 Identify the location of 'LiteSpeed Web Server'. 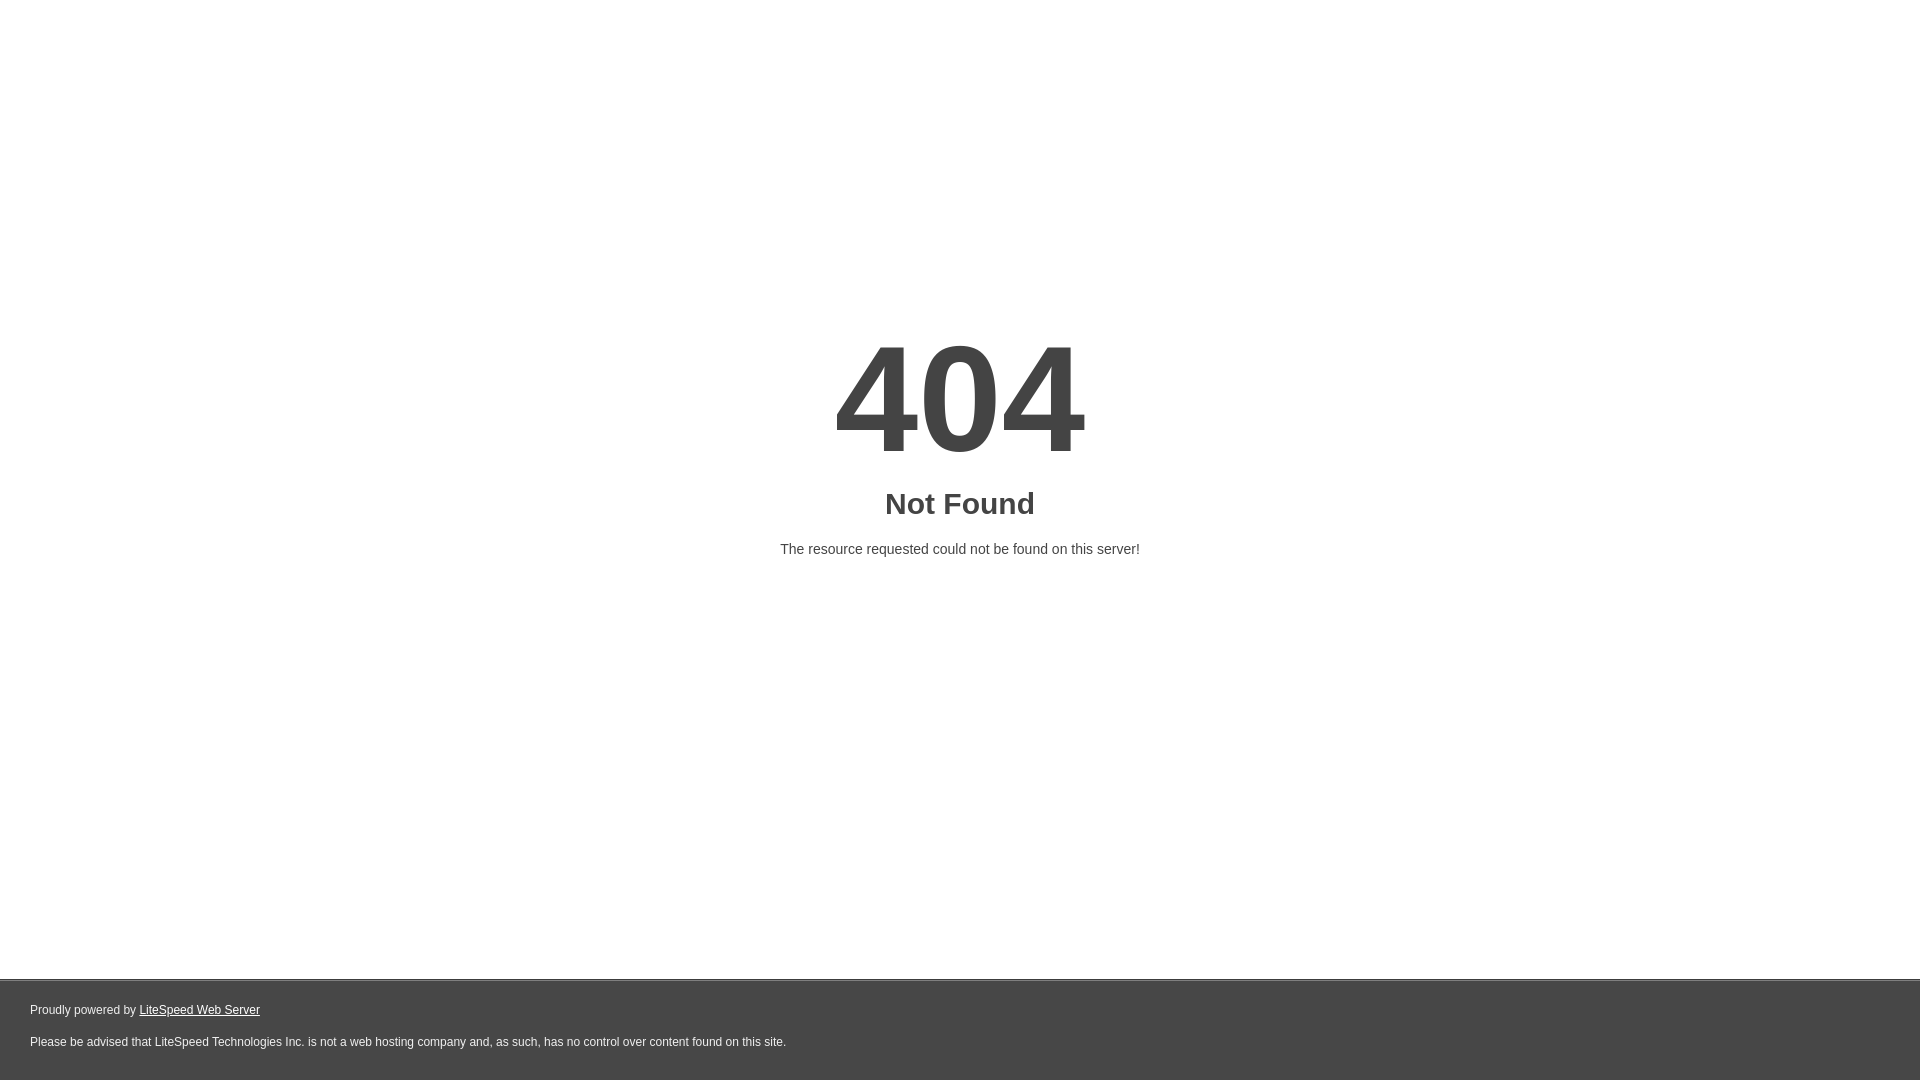
(199, 1010).